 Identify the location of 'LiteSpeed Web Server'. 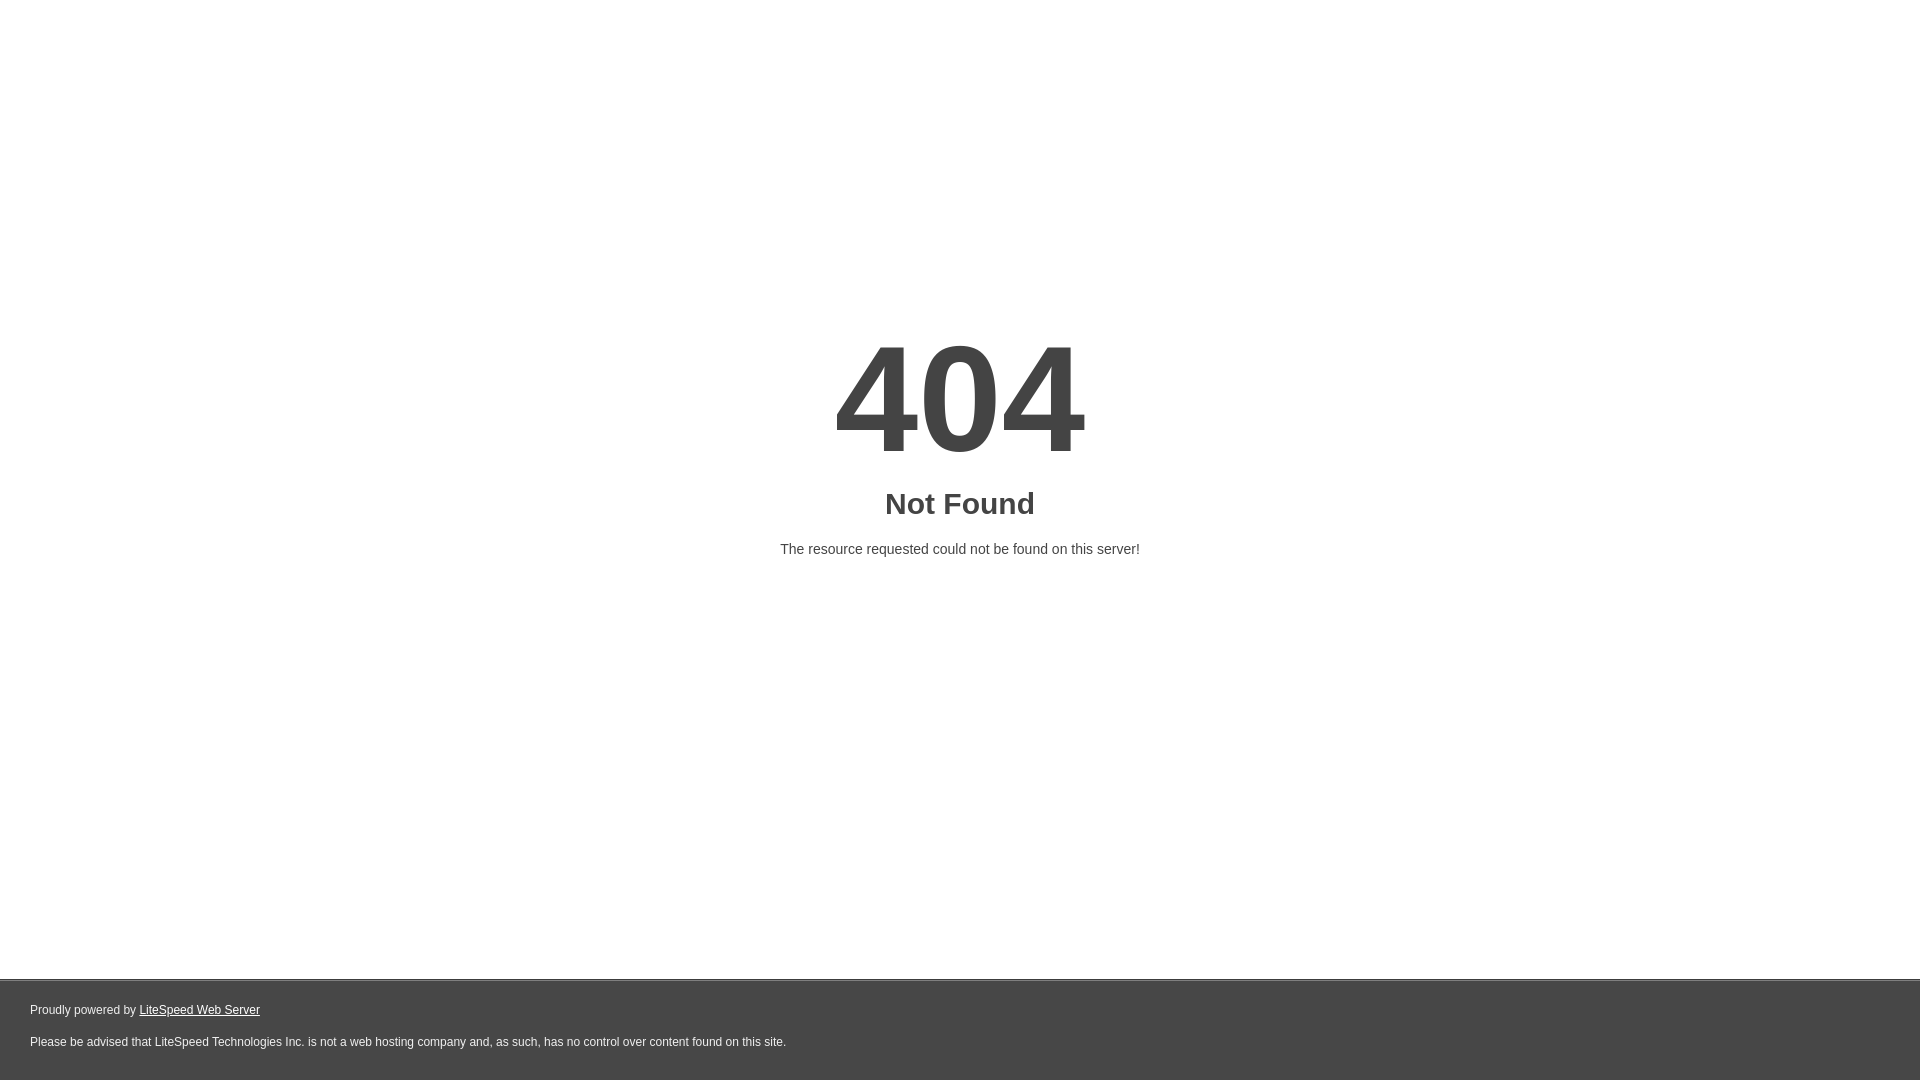
(199, 1010).